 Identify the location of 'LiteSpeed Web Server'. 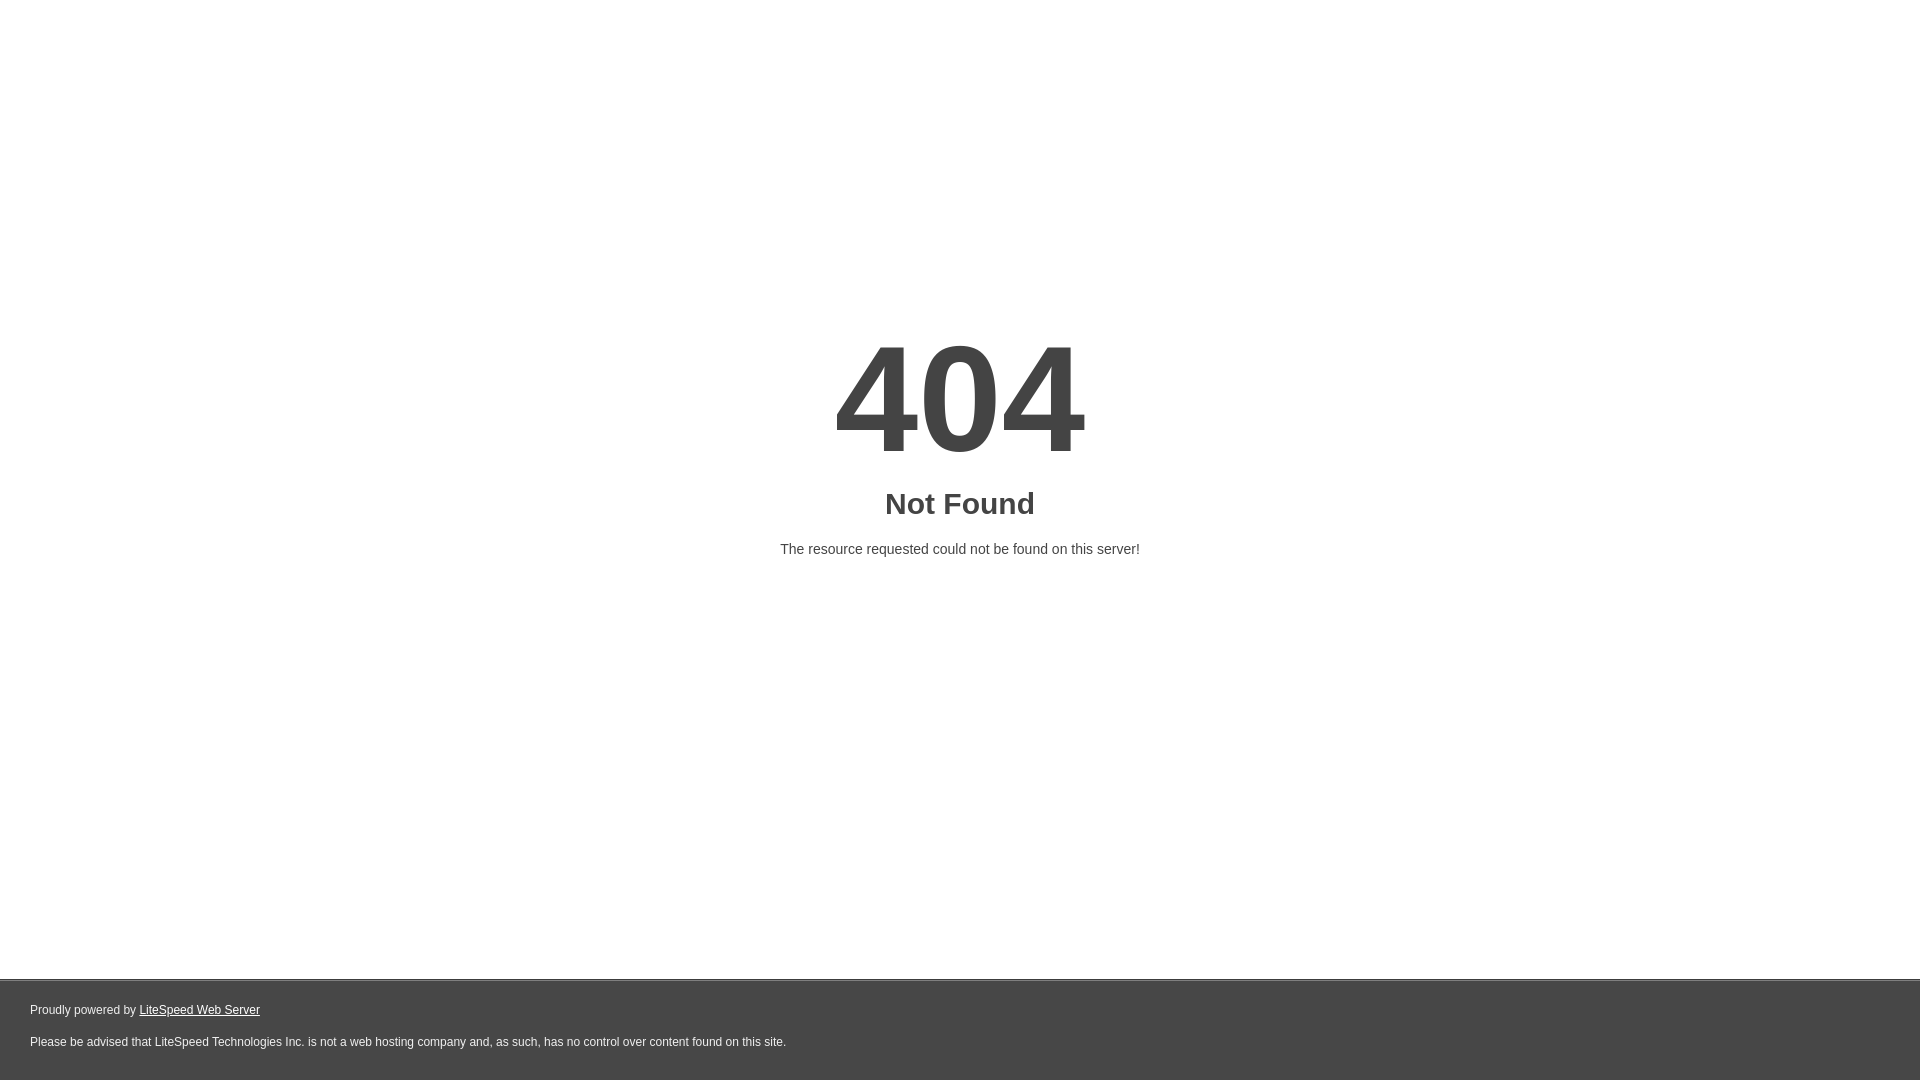
(199, 1010).